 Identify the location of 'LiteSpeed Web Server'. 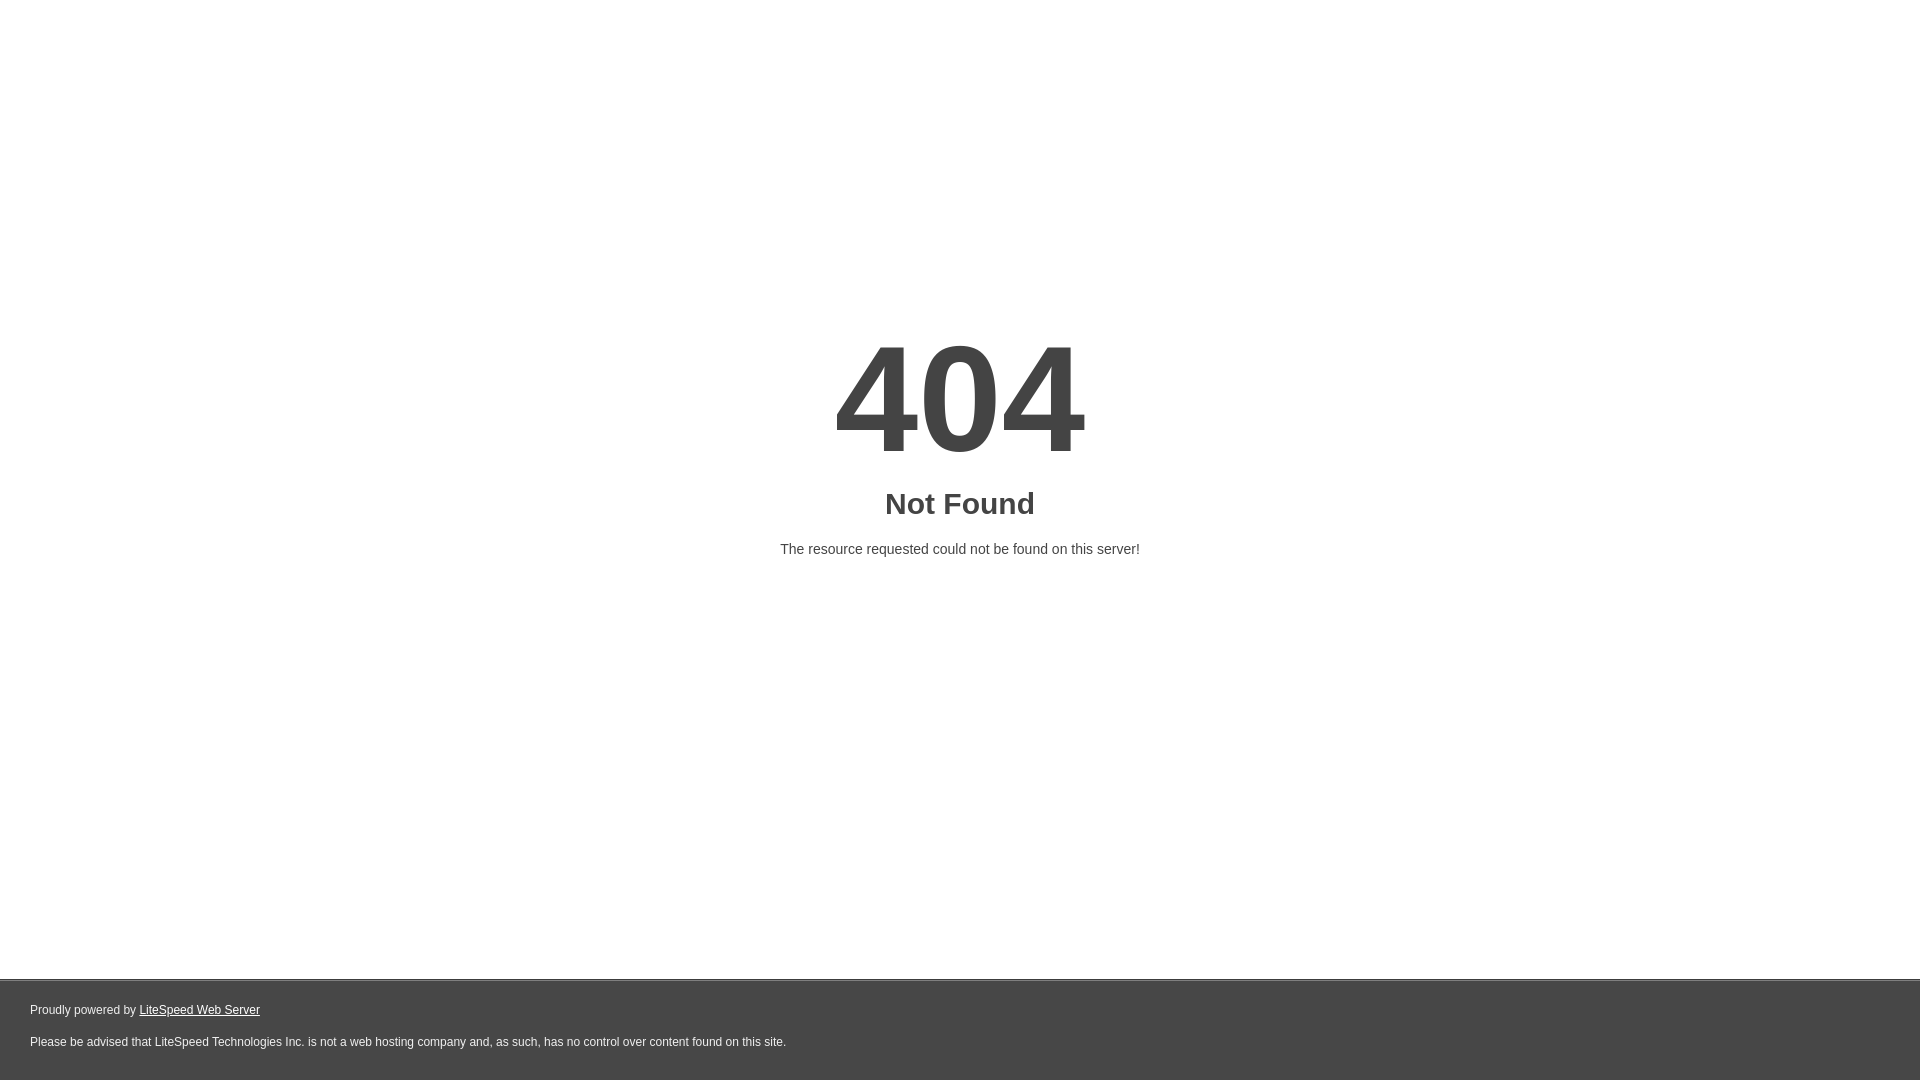
(199, 1010).